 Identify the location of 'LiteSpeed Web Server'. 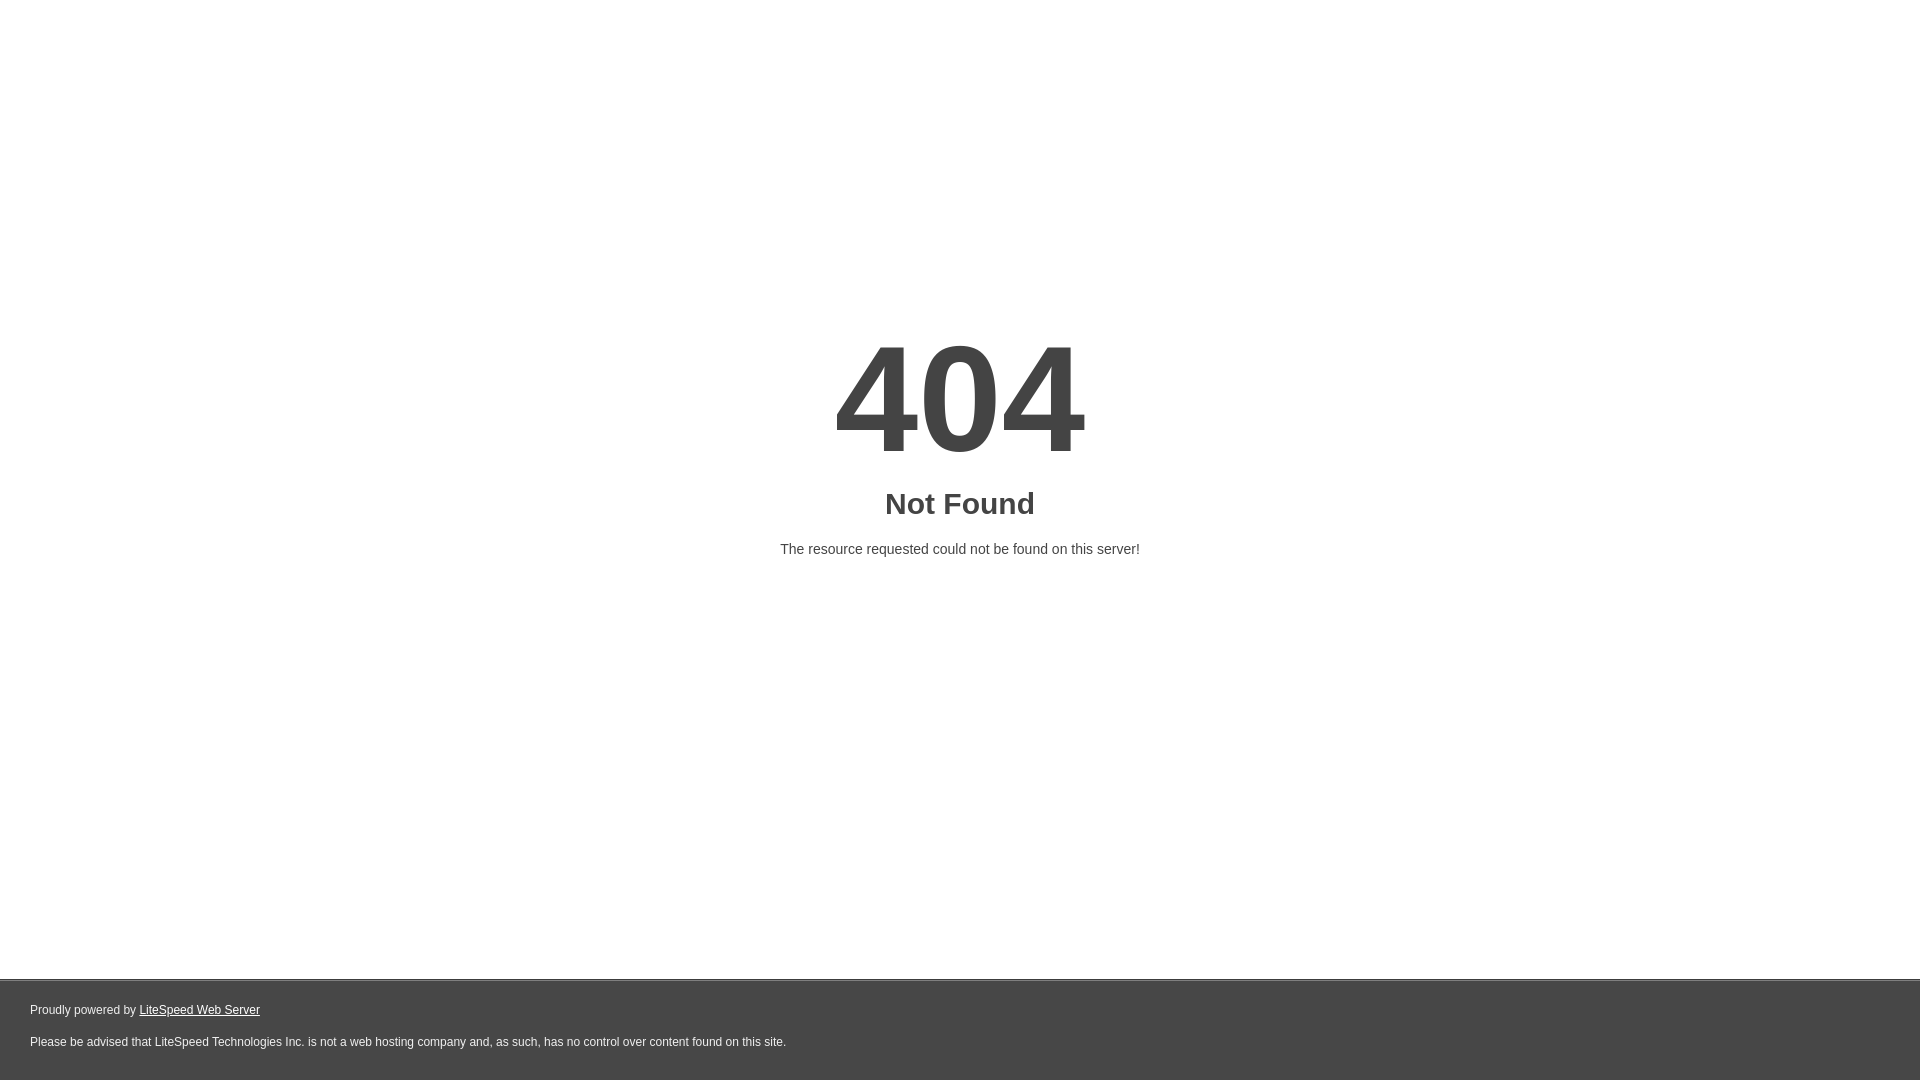
(199, 1010).